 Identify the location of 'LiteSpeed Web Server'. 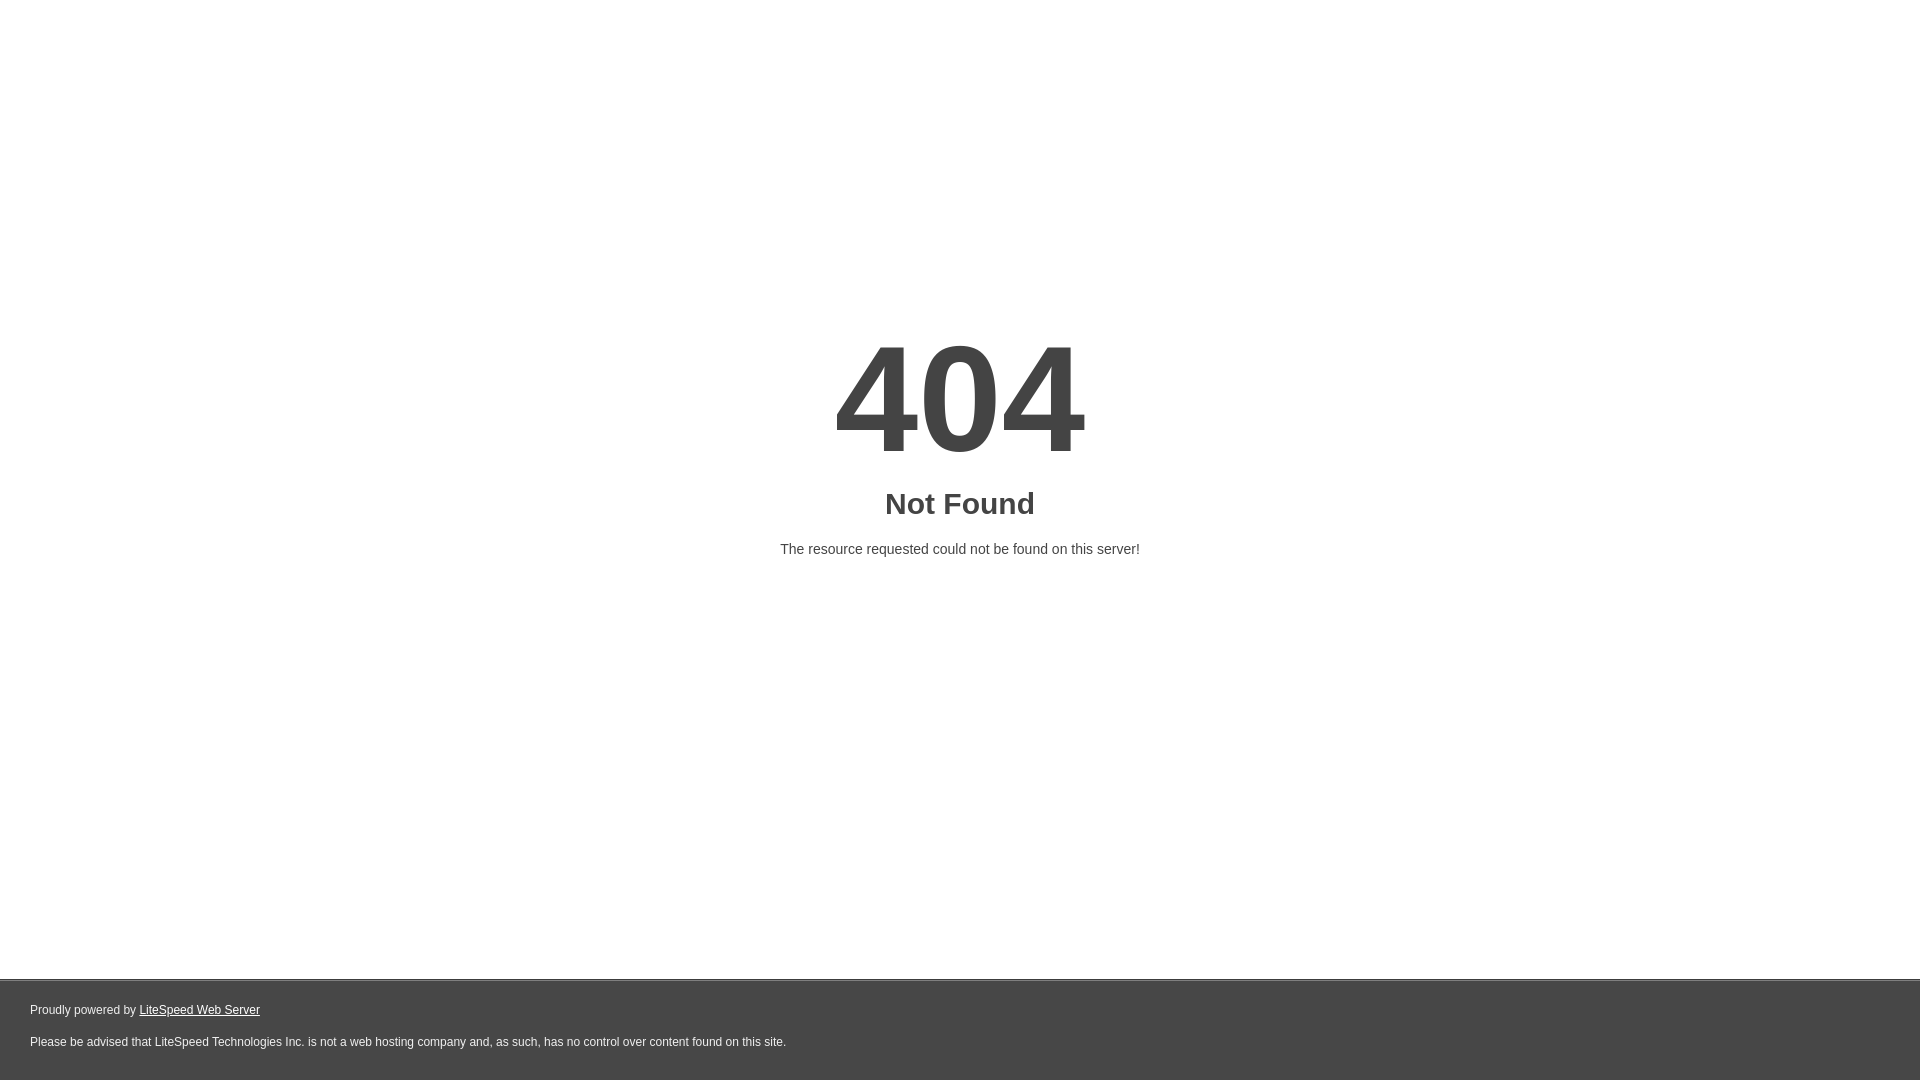
(199, 1010).